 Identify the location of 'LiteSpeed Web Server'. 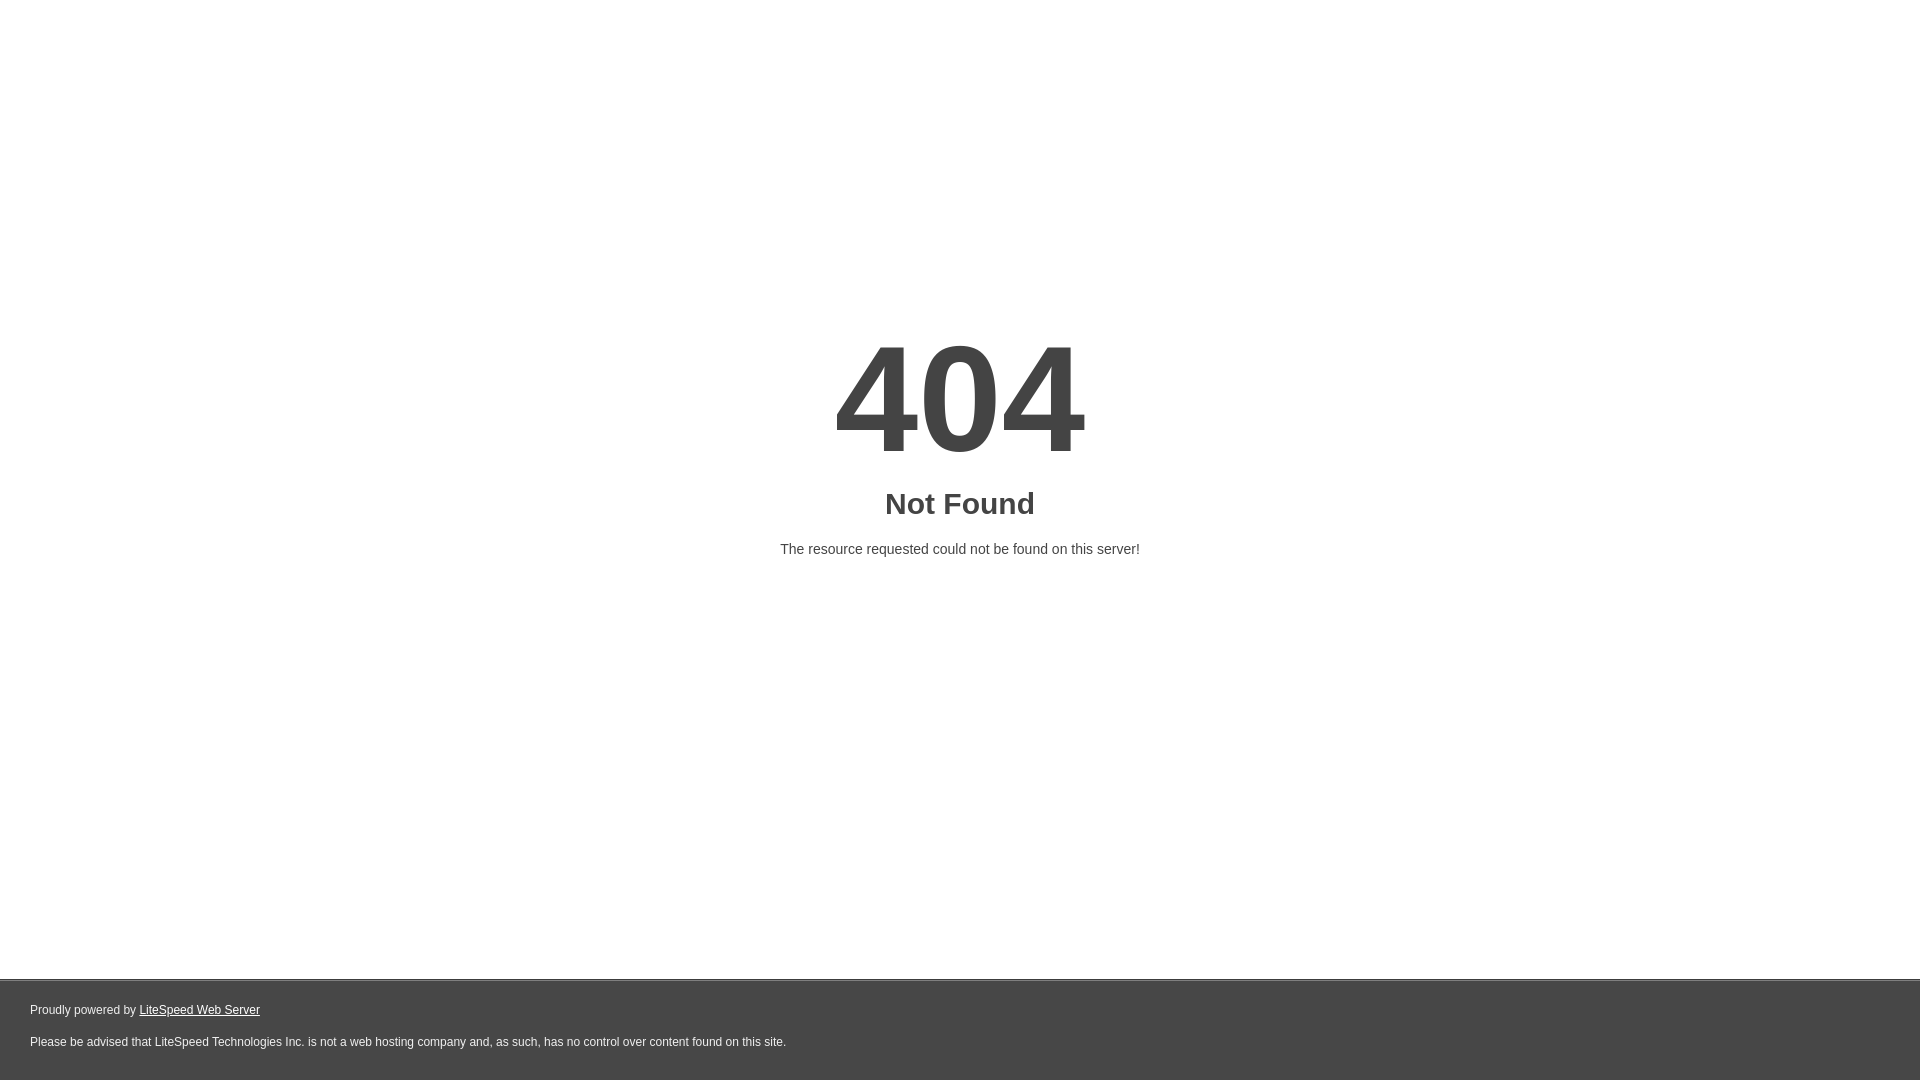
(199, 1010).